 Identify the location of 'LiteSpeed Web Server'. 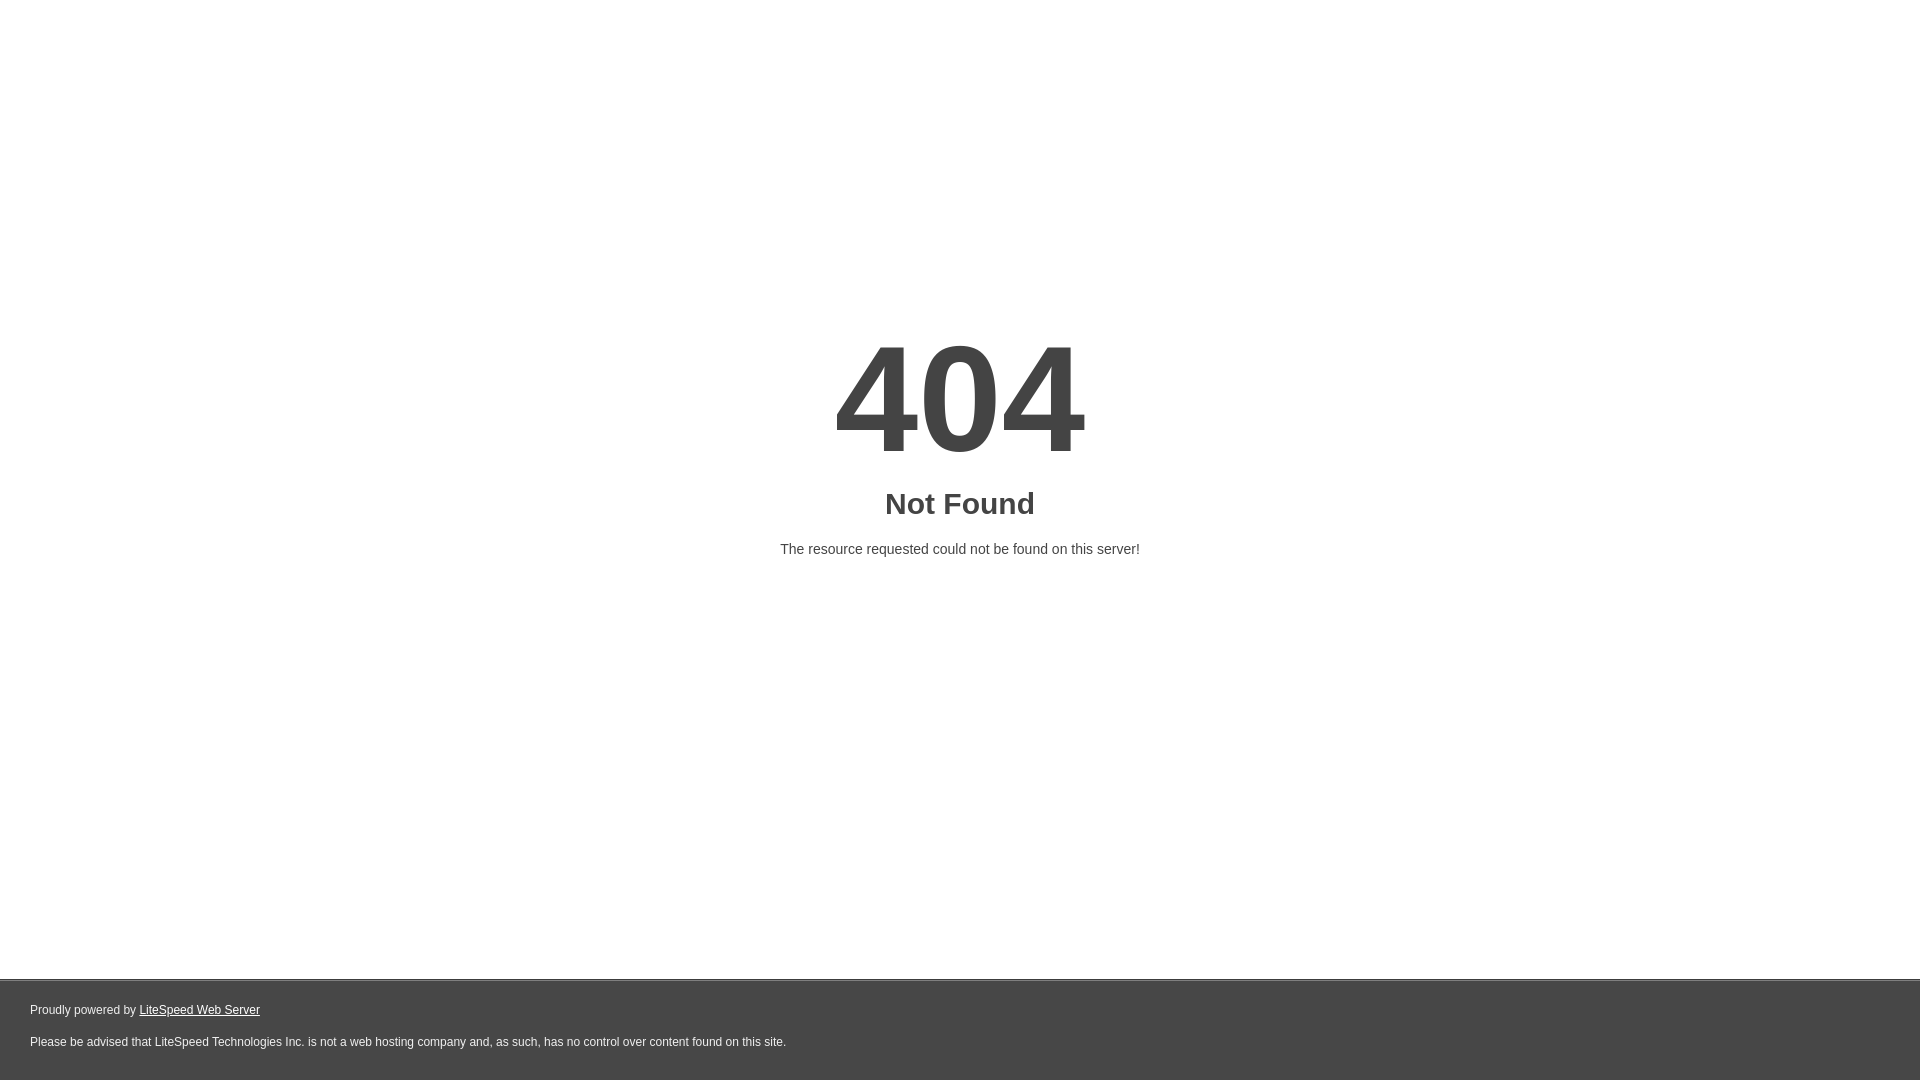
(199, 1010).